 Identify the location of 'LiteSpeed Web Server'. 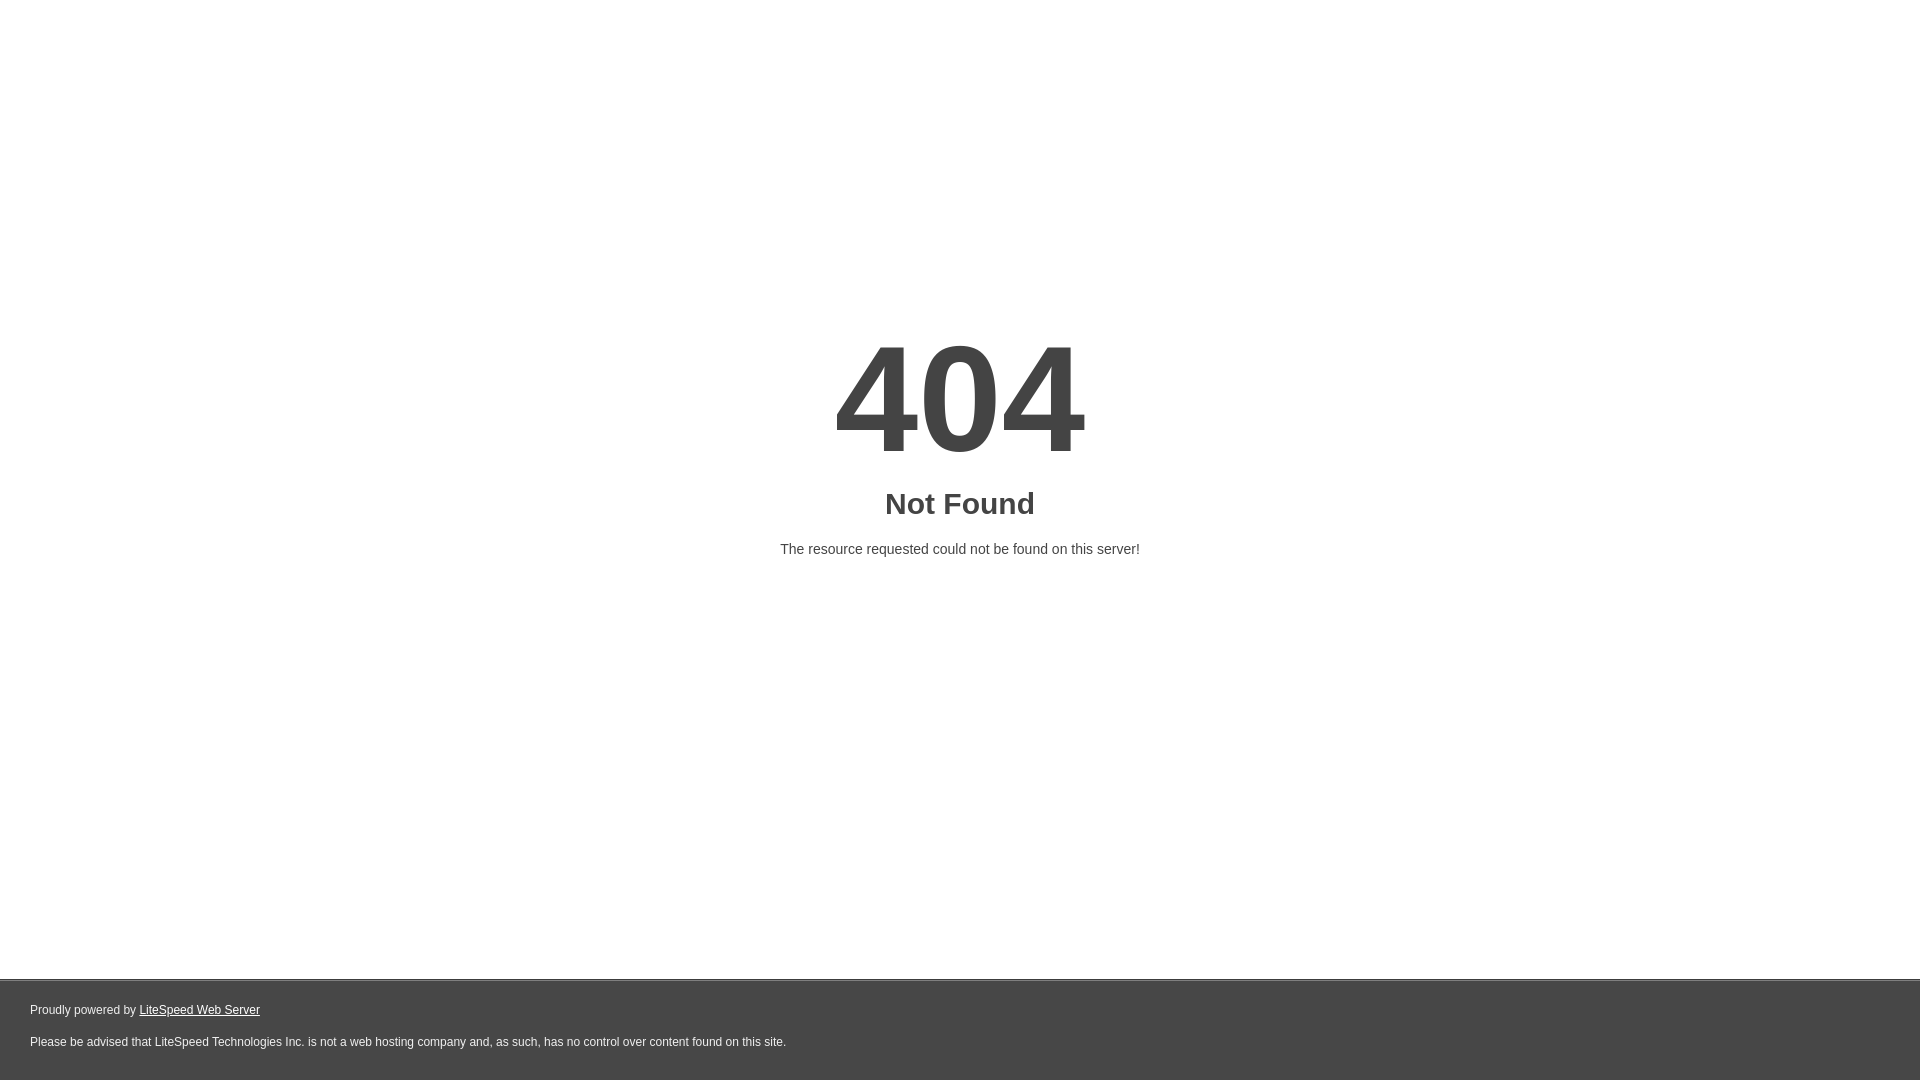
(199, 1010).